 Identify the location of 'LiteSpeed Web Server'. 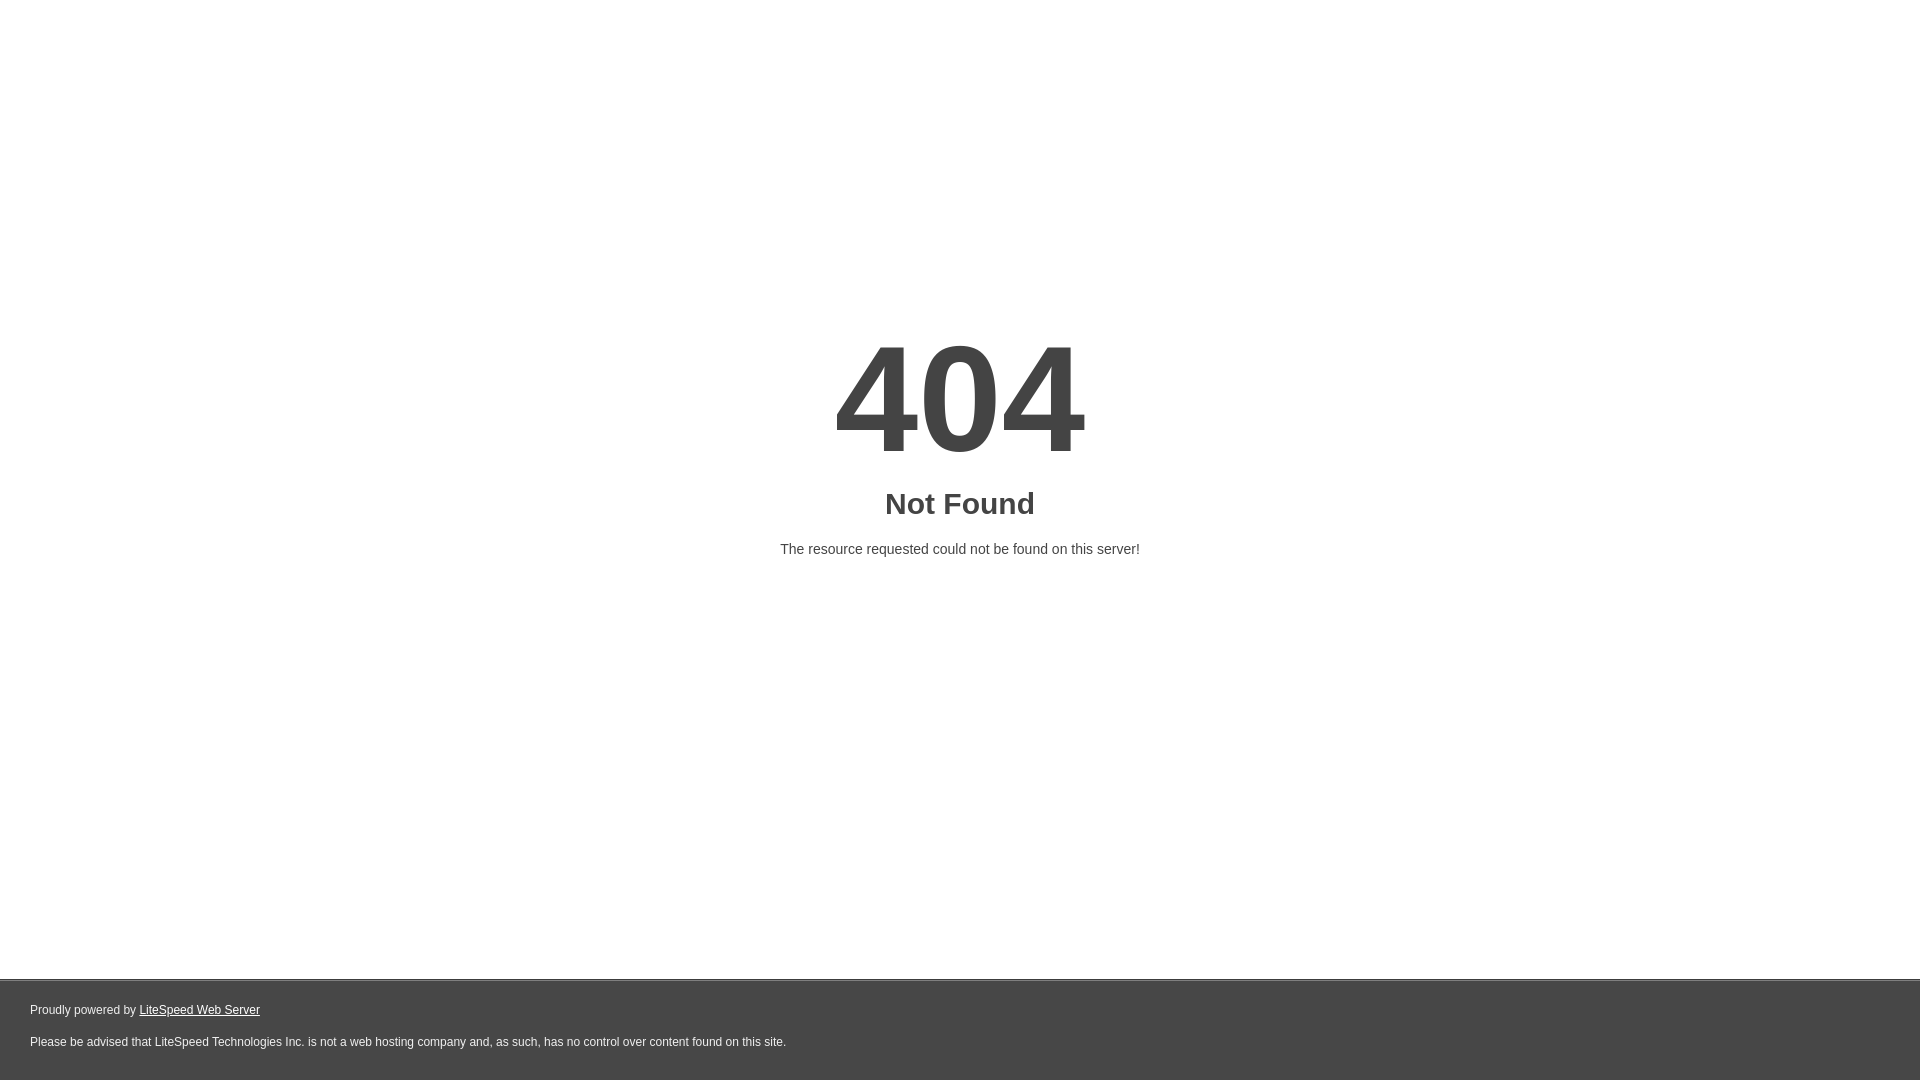
(199, 1010).